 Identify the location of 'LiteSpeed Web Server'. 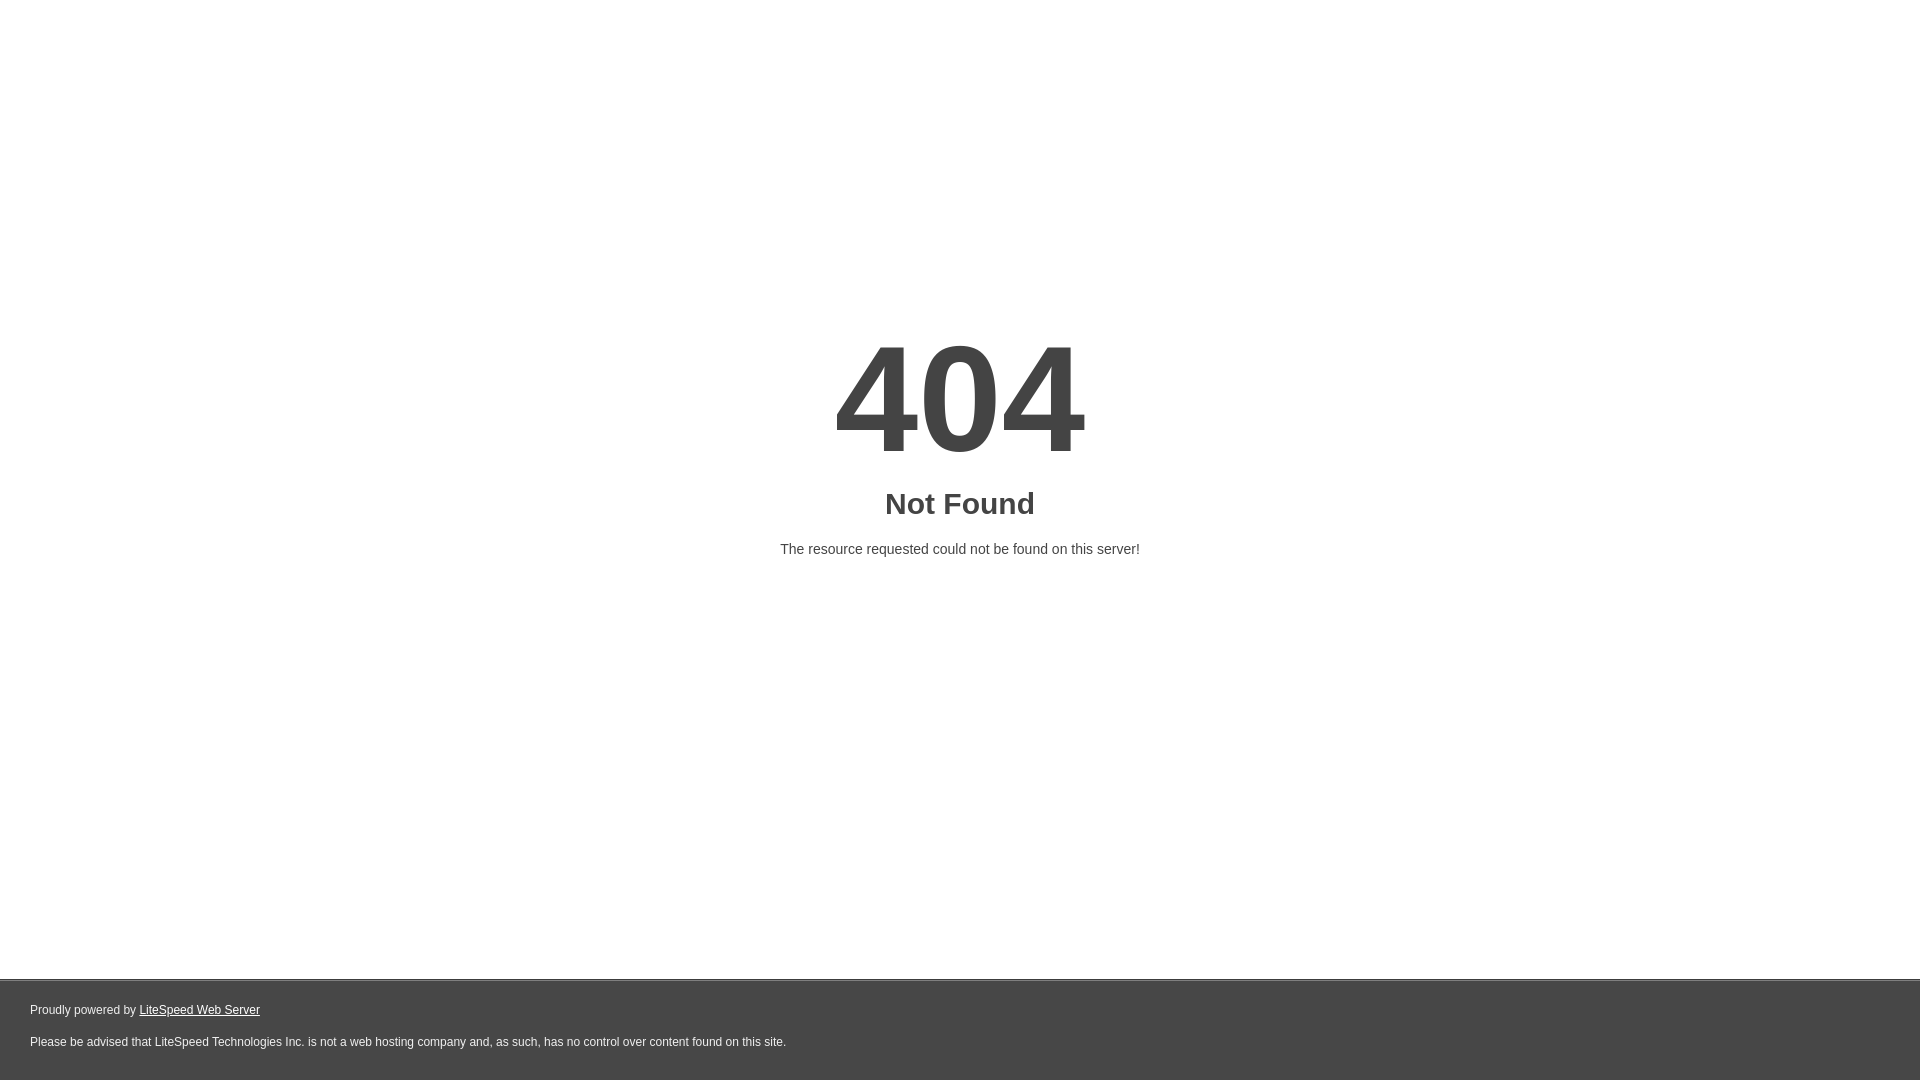
(199, 1010).